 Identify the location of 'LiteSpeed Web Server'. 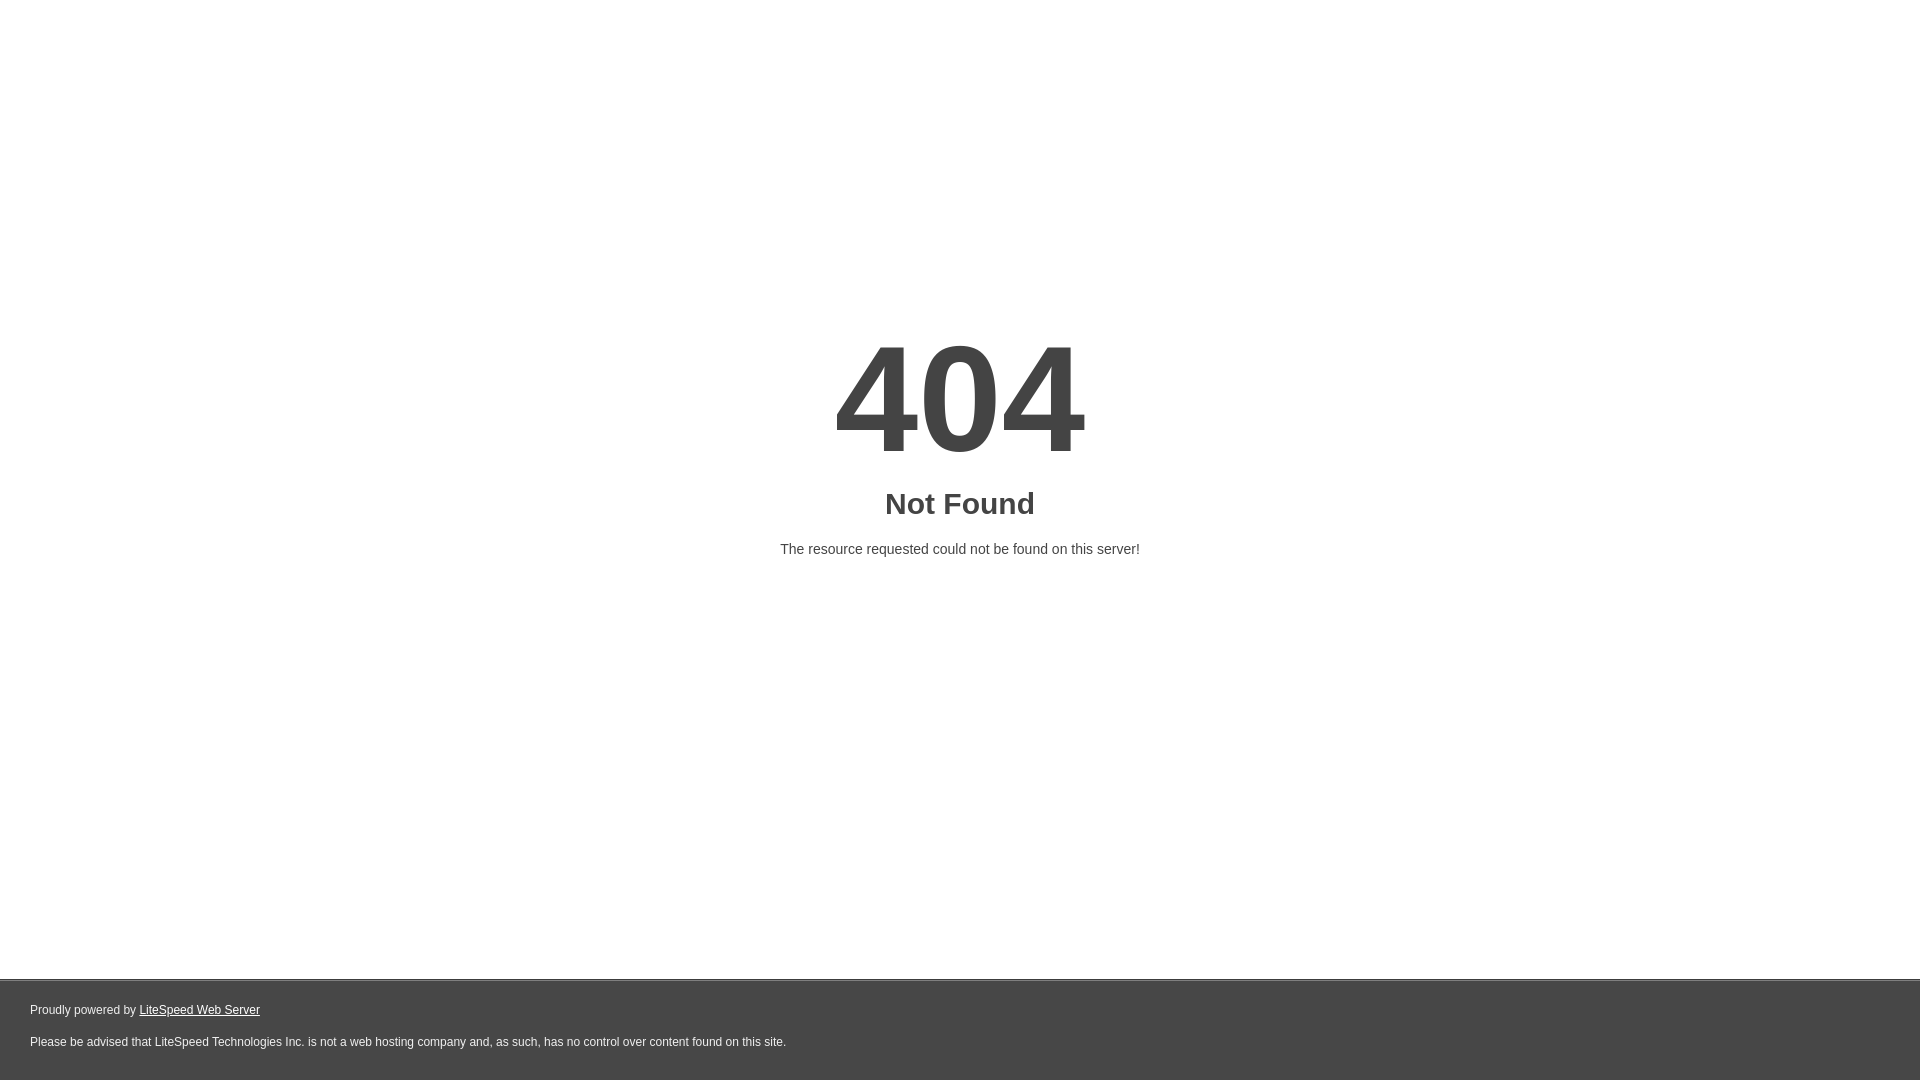
(199, 1010).